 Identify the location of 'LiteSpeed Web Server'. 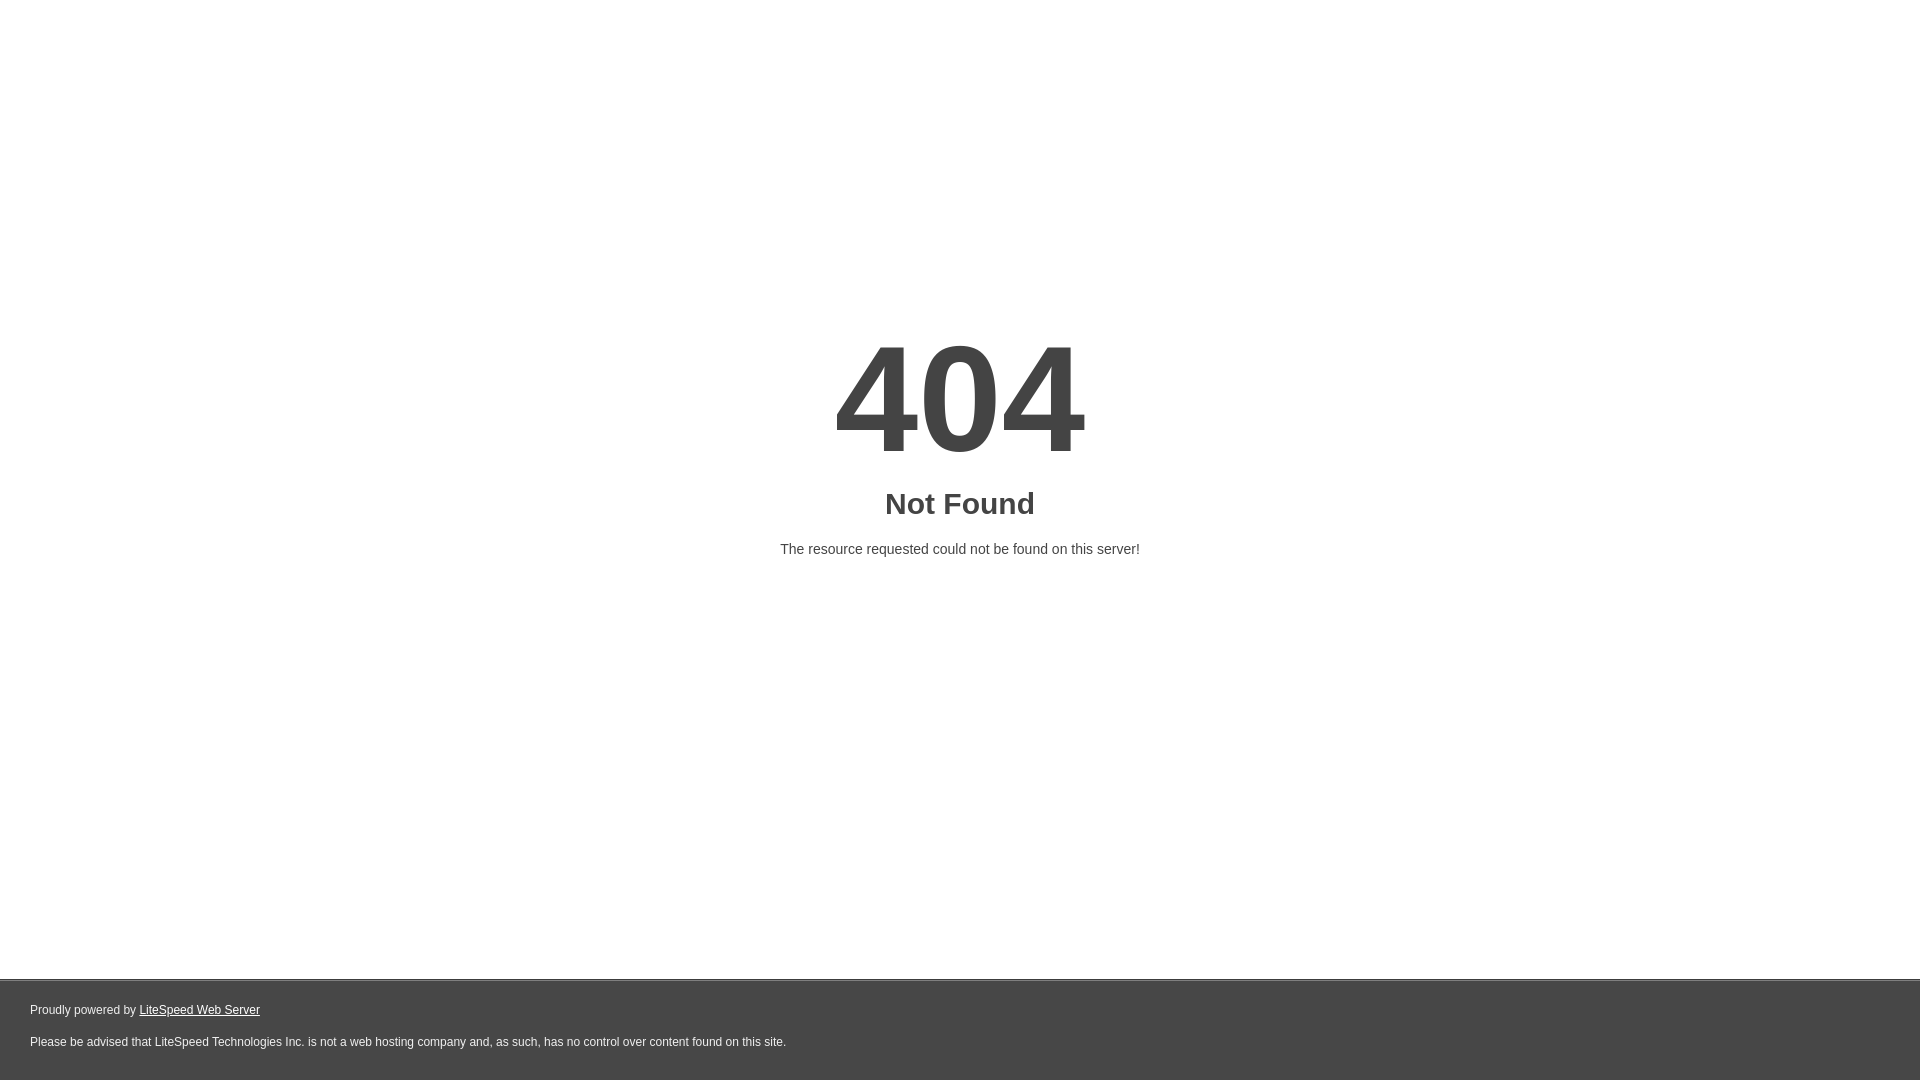
(199, 1010).